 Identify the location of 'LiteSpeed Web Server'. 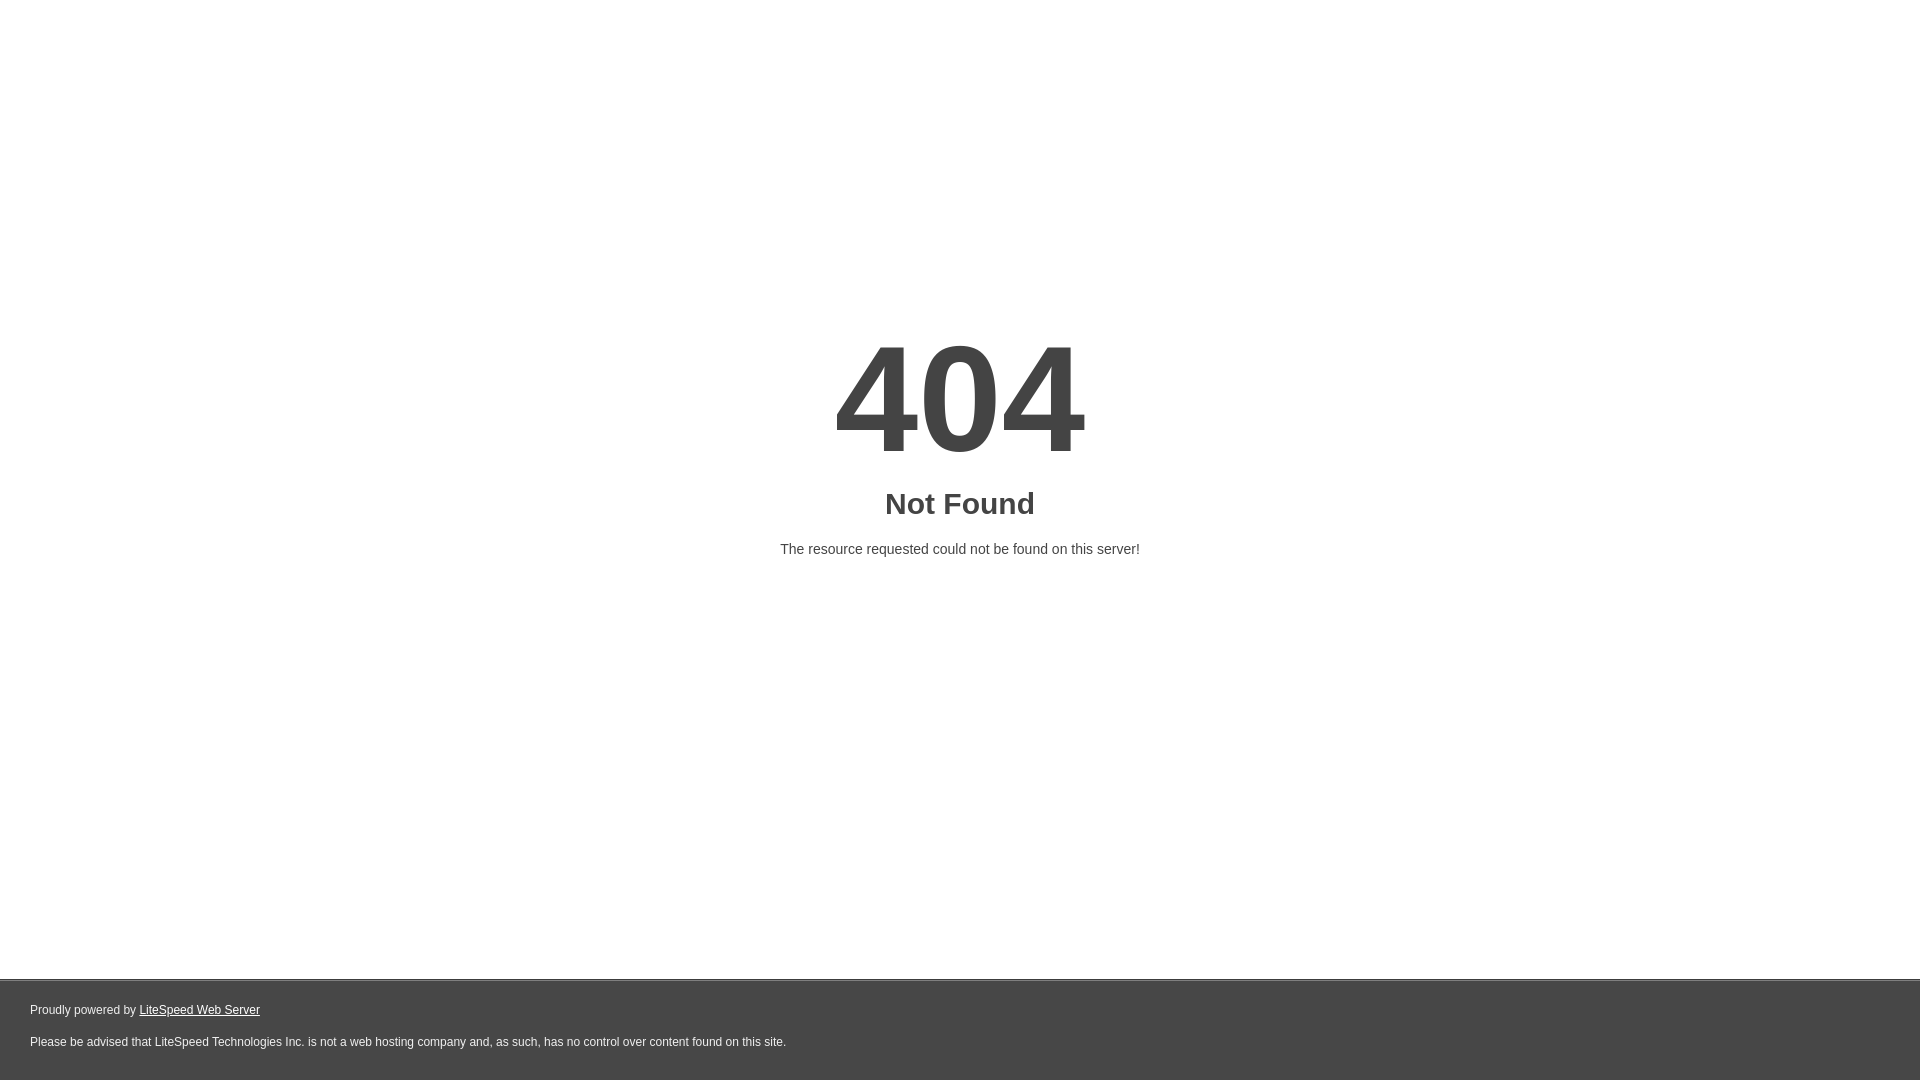
(199, 1010).